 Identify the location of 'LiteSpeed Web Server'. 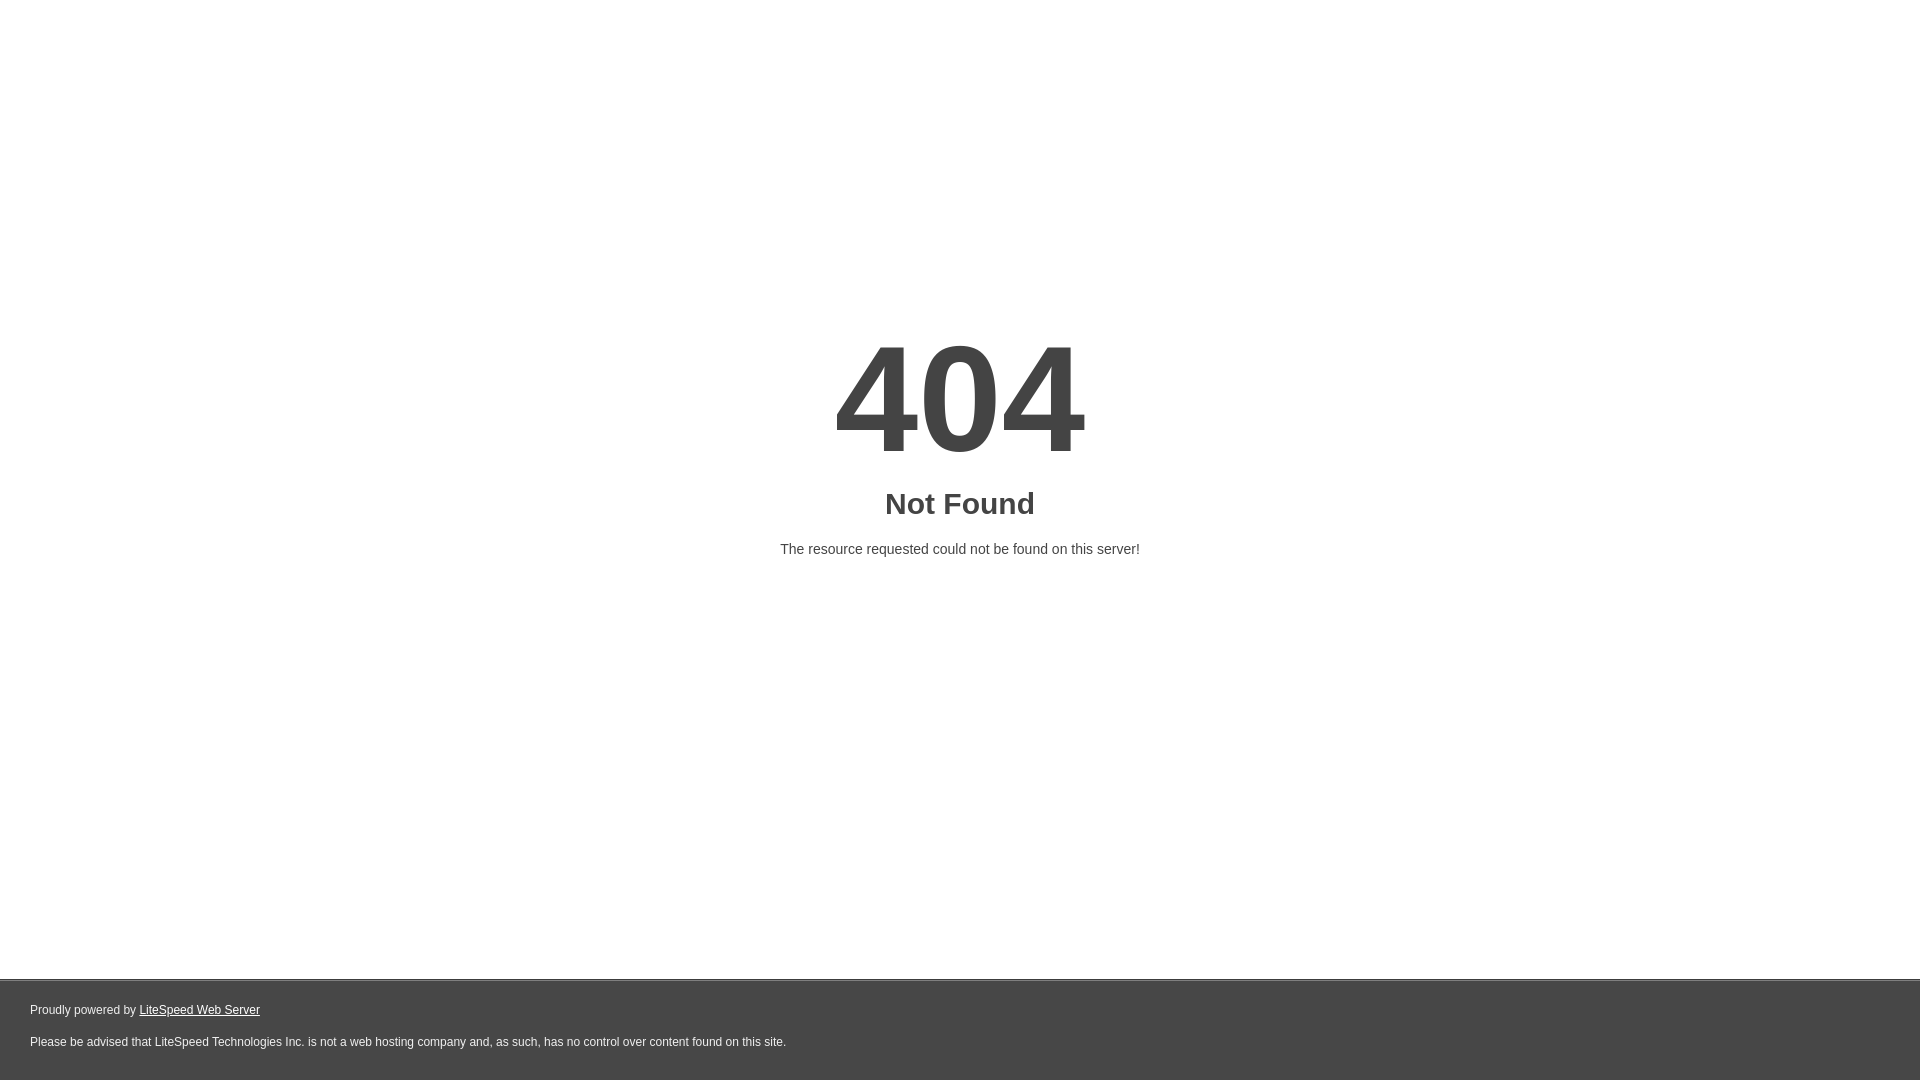
(199, 1010).